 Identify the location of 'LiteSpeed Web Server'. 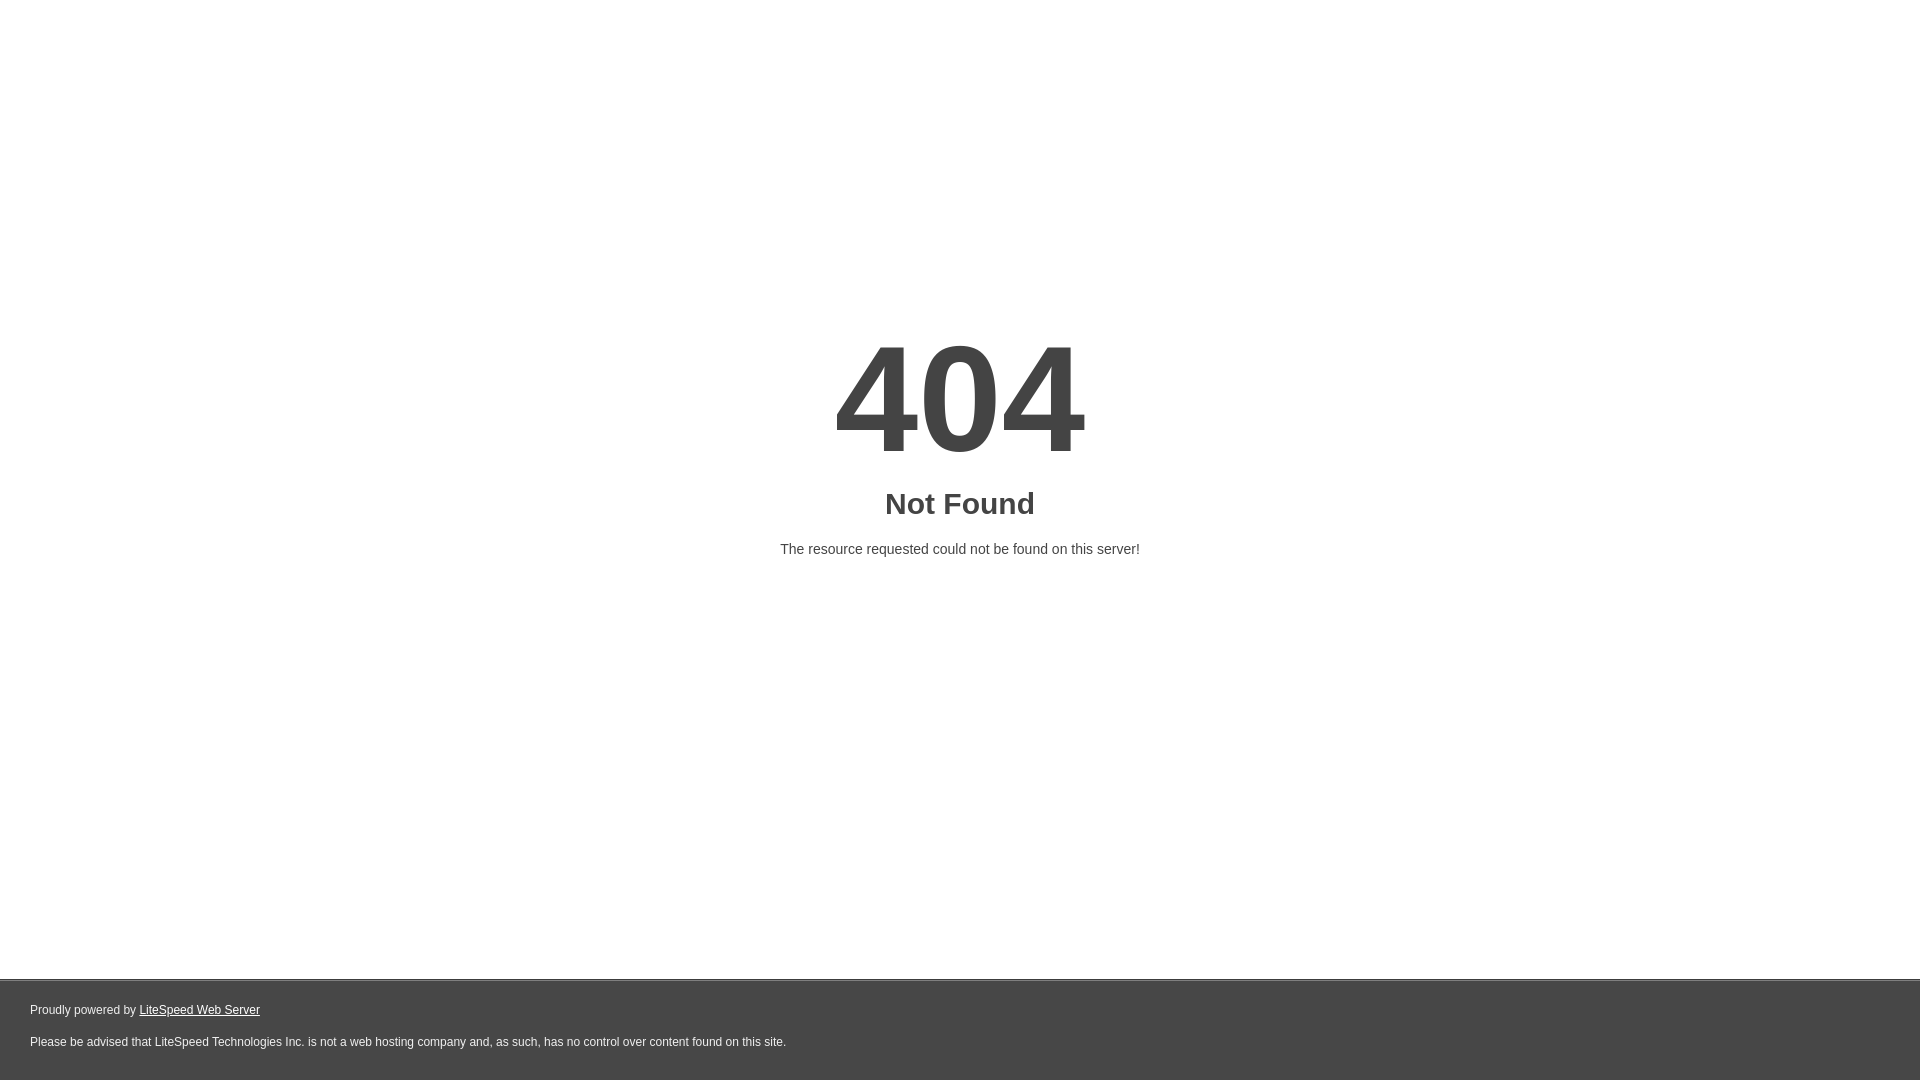
(199, 1010).